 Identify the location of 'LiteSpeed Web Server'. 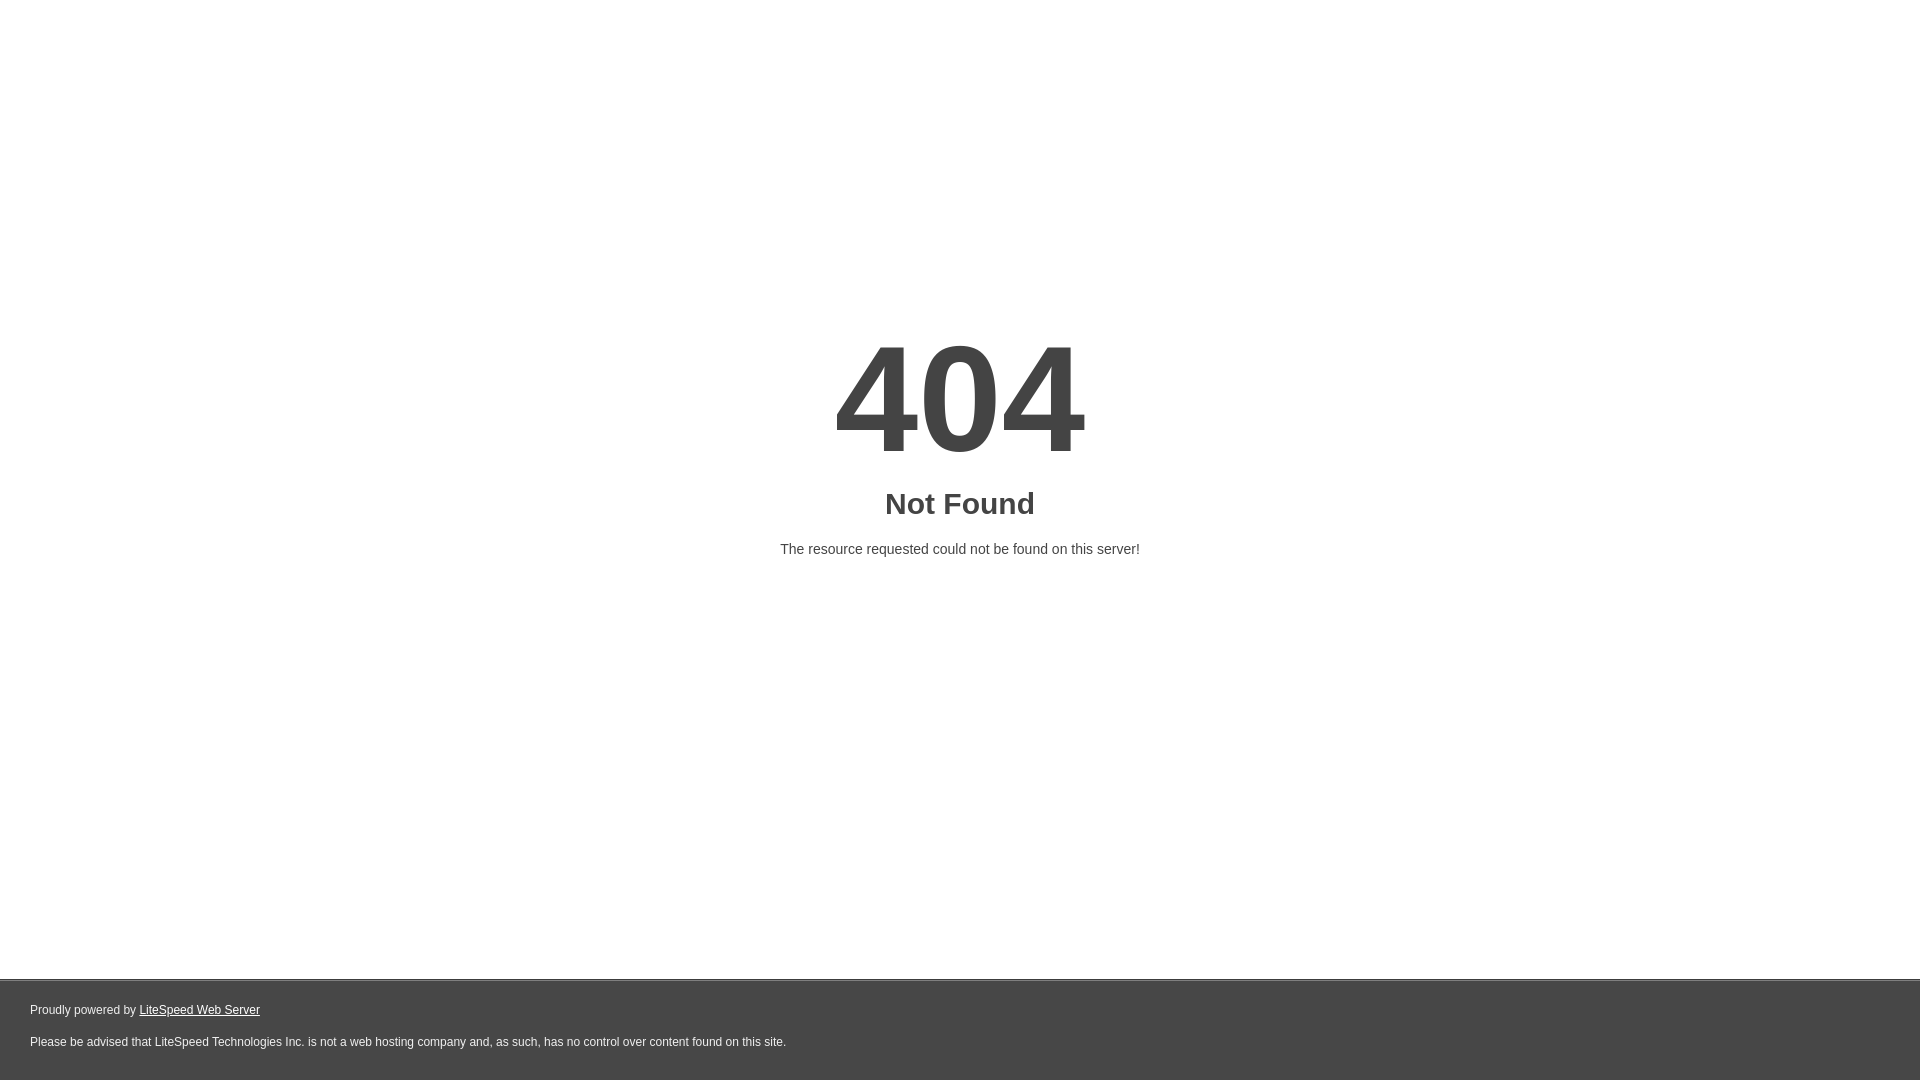
(199, 1010).